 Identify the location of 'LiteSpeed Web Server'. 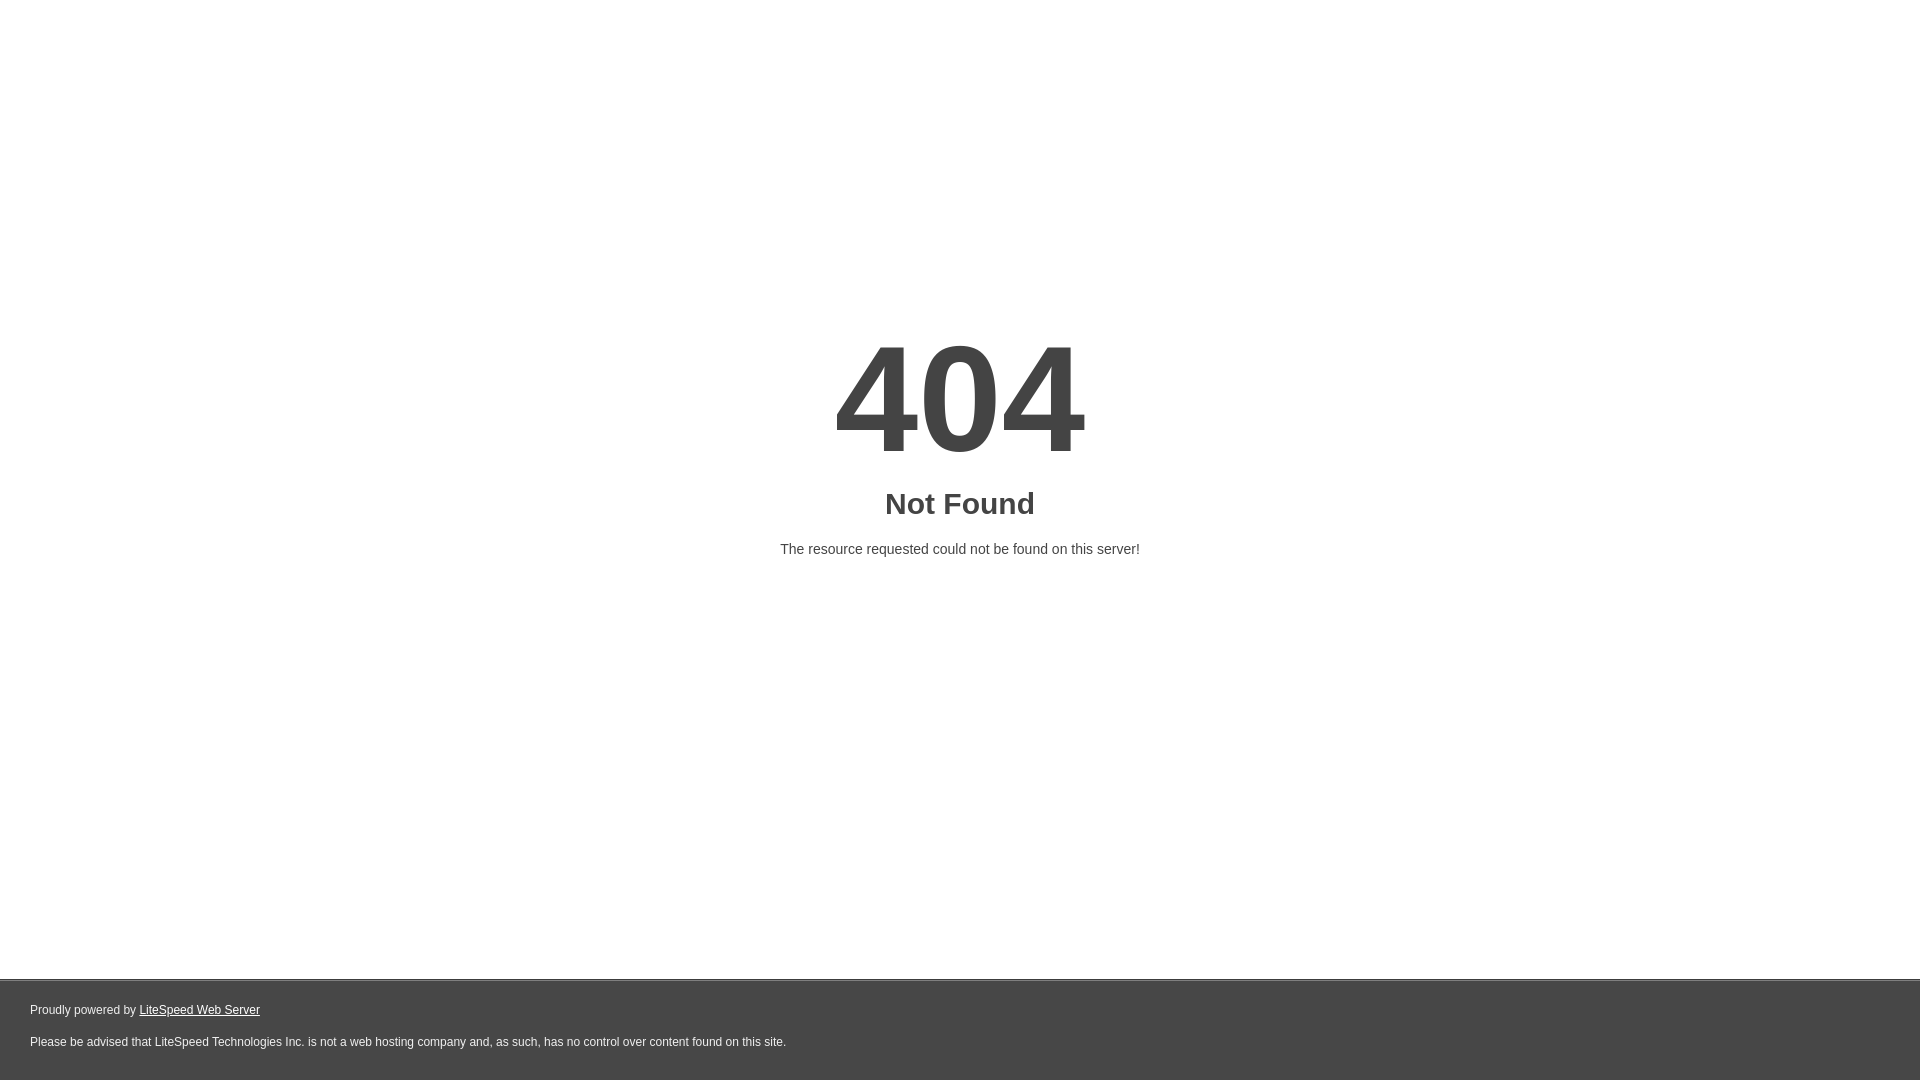
(199, 1010).